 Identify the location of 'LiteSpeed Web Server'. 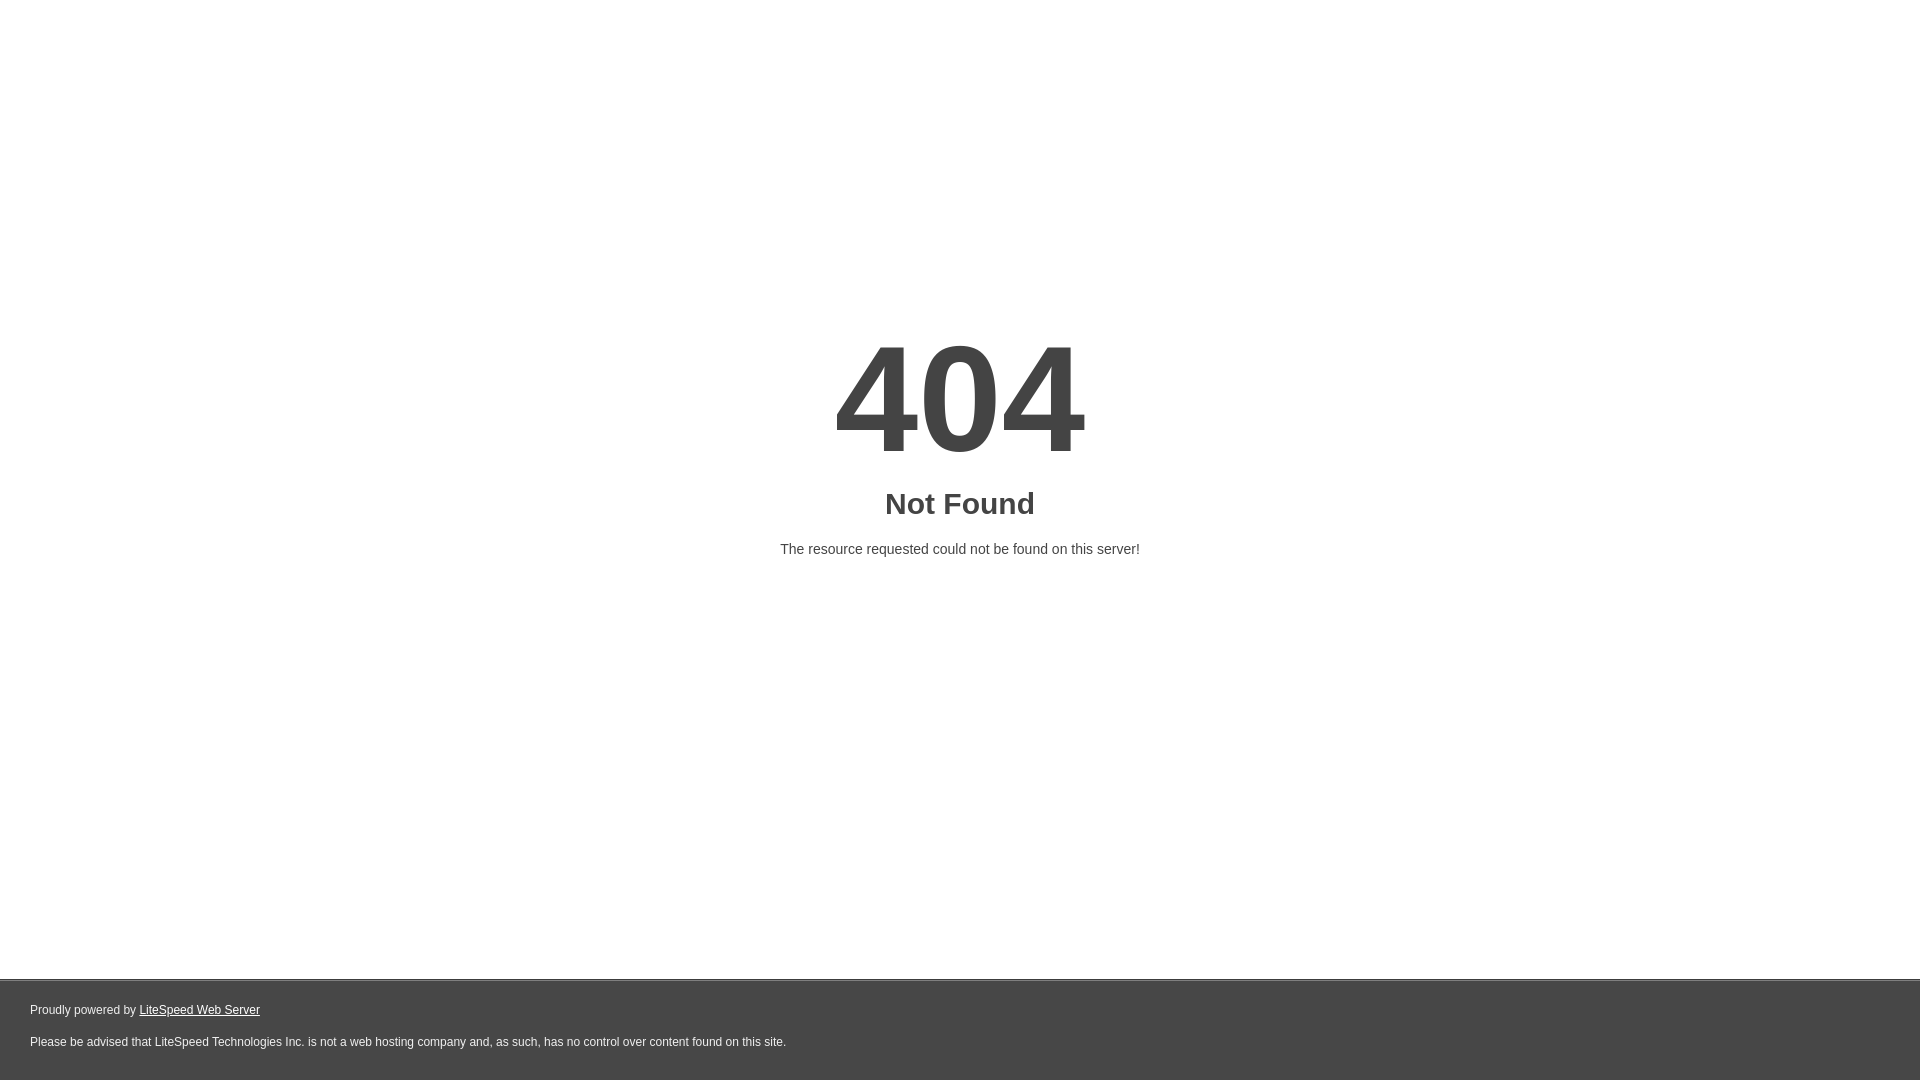
(199, 1010).